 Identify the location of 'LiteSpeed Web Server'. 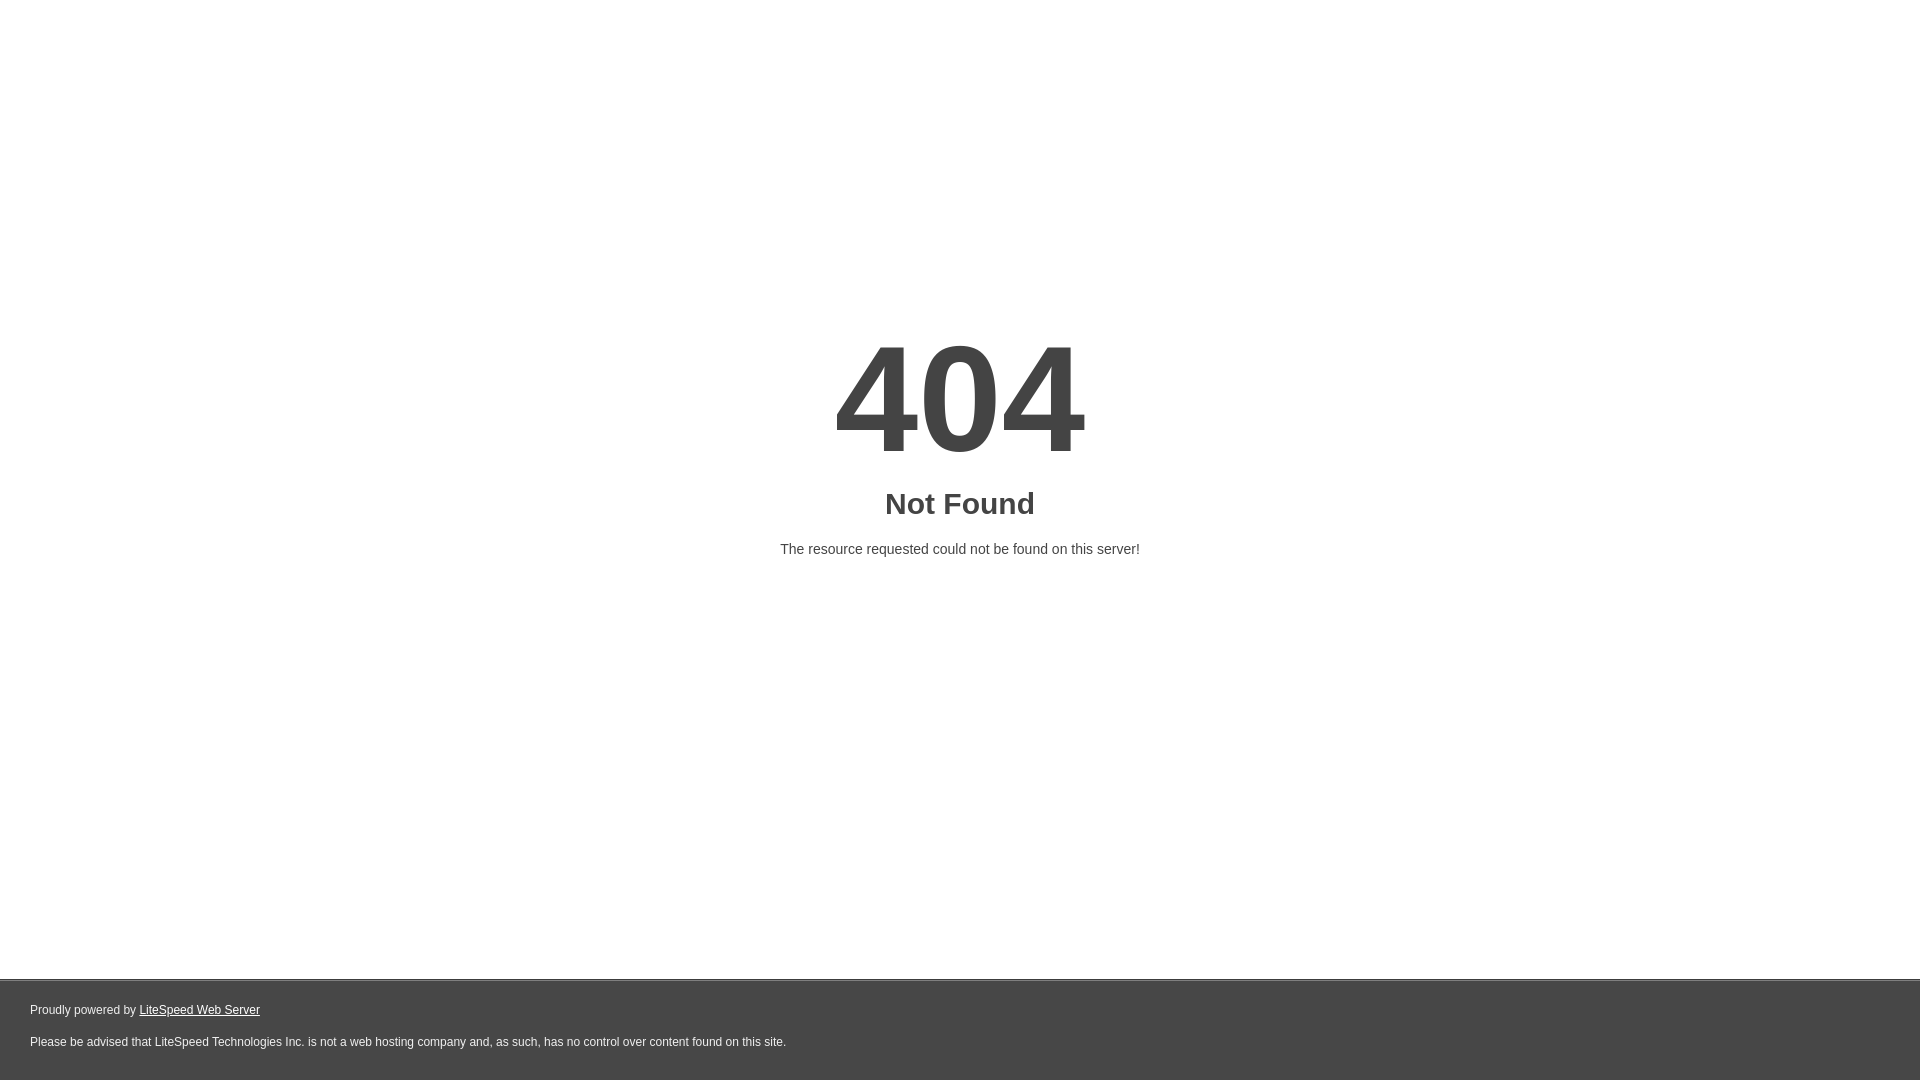
(199, 1010).